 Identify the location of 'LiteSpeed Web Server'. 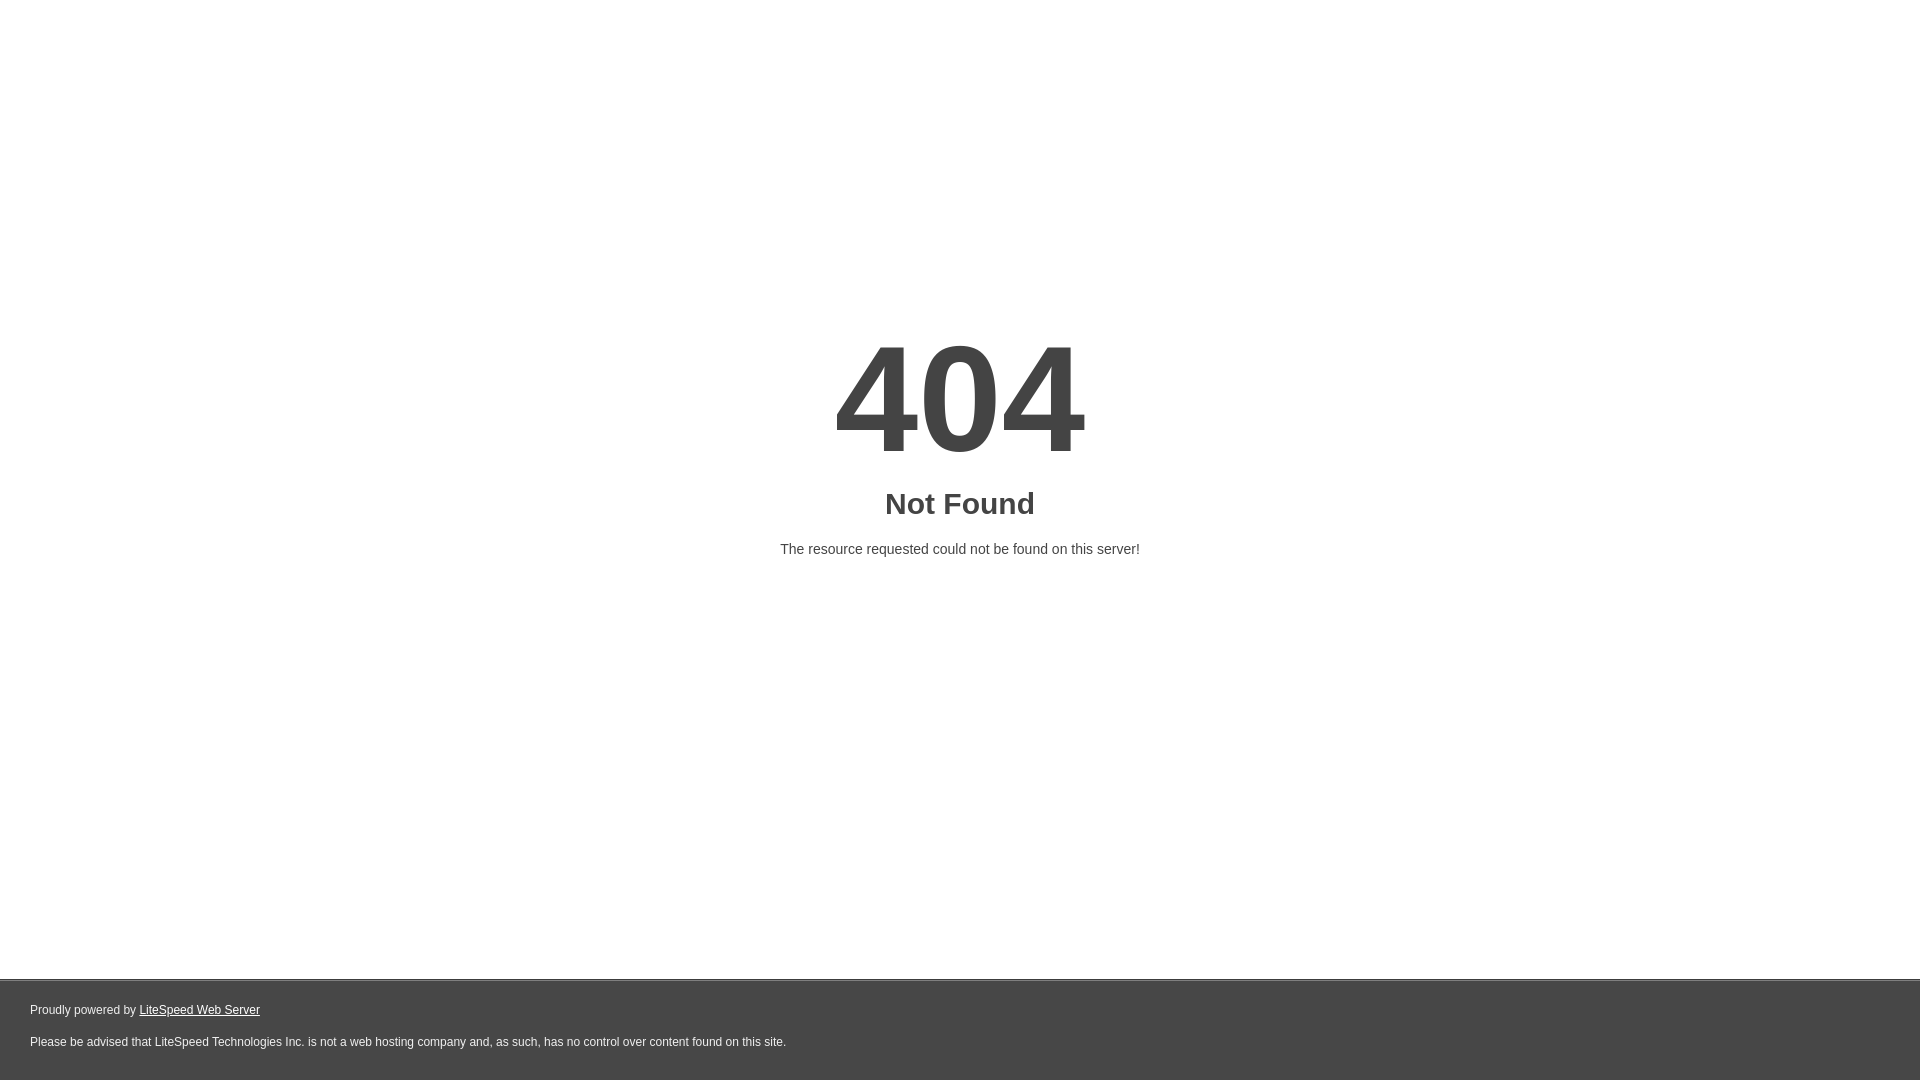
(199, 1010).